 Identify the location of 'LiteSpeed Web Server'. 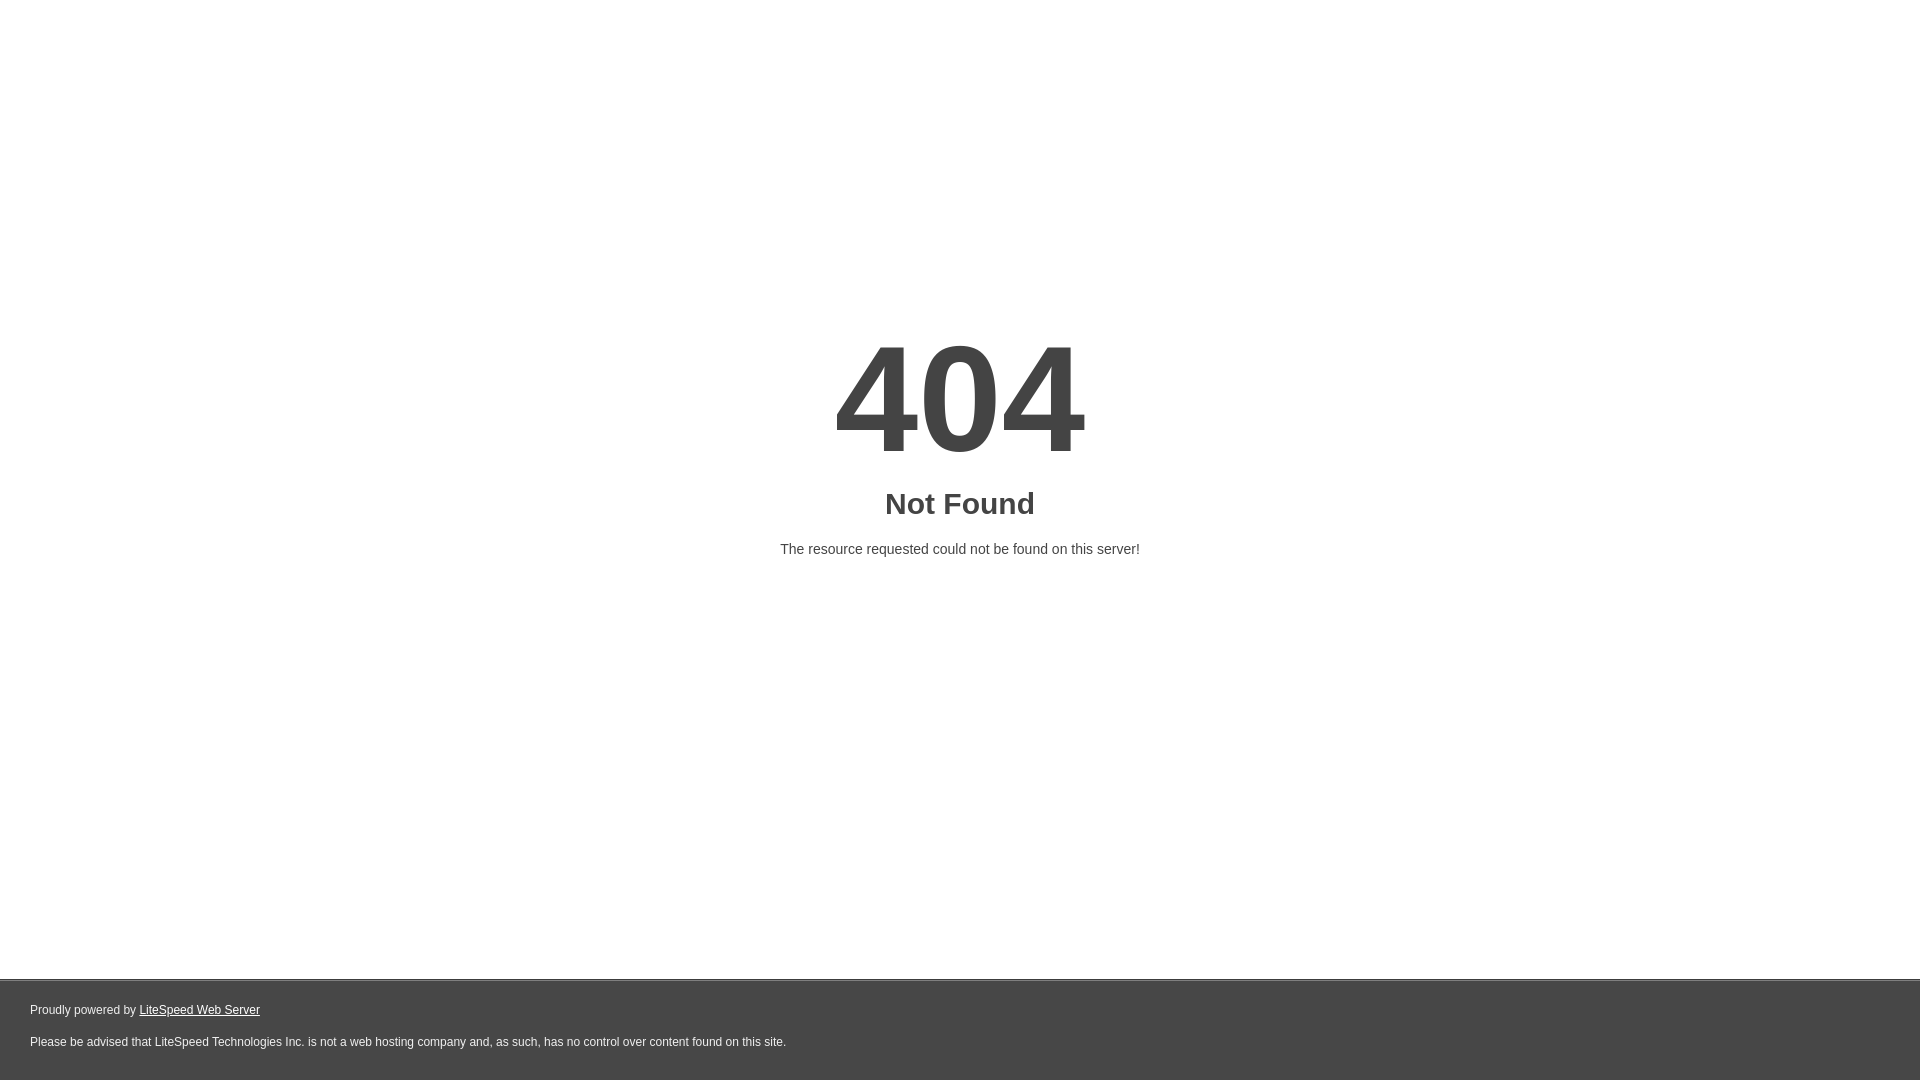
(199, 1010).